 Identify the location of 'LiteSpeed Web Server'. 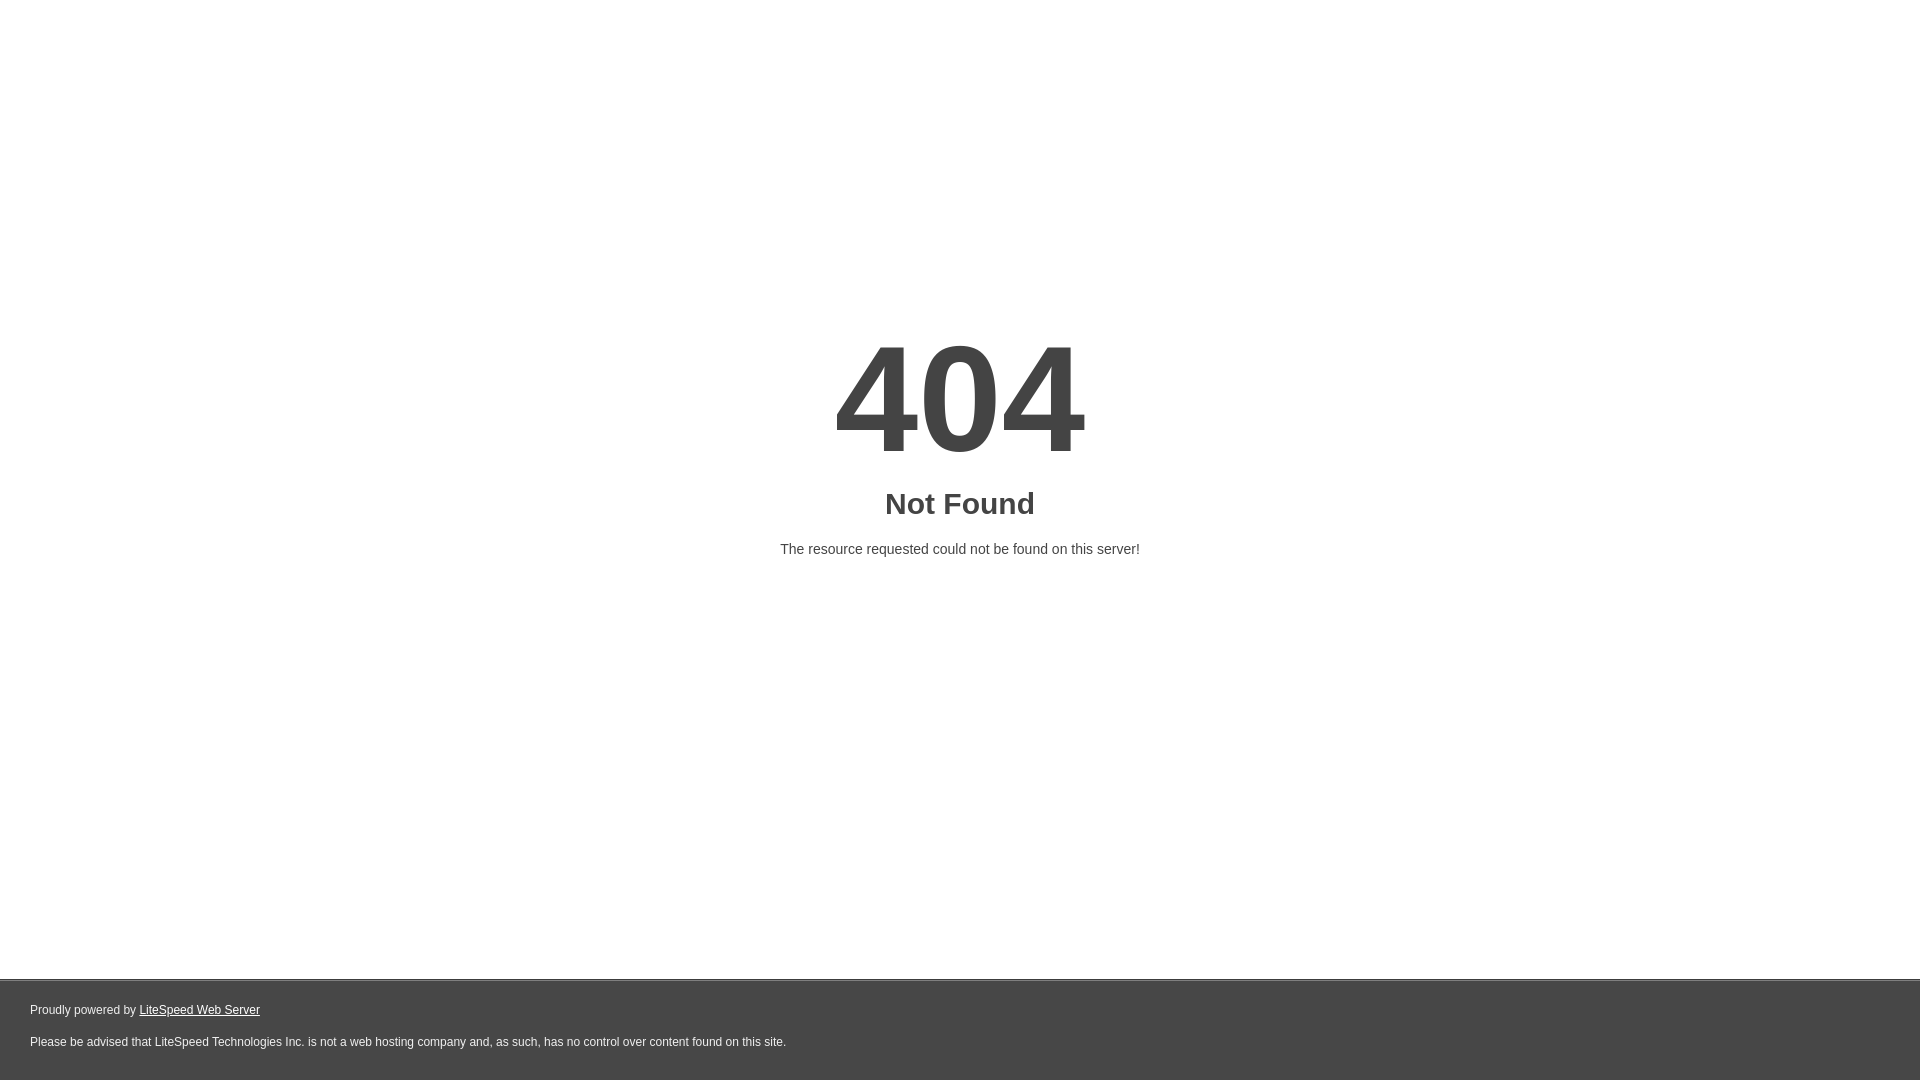
(199, 1010).